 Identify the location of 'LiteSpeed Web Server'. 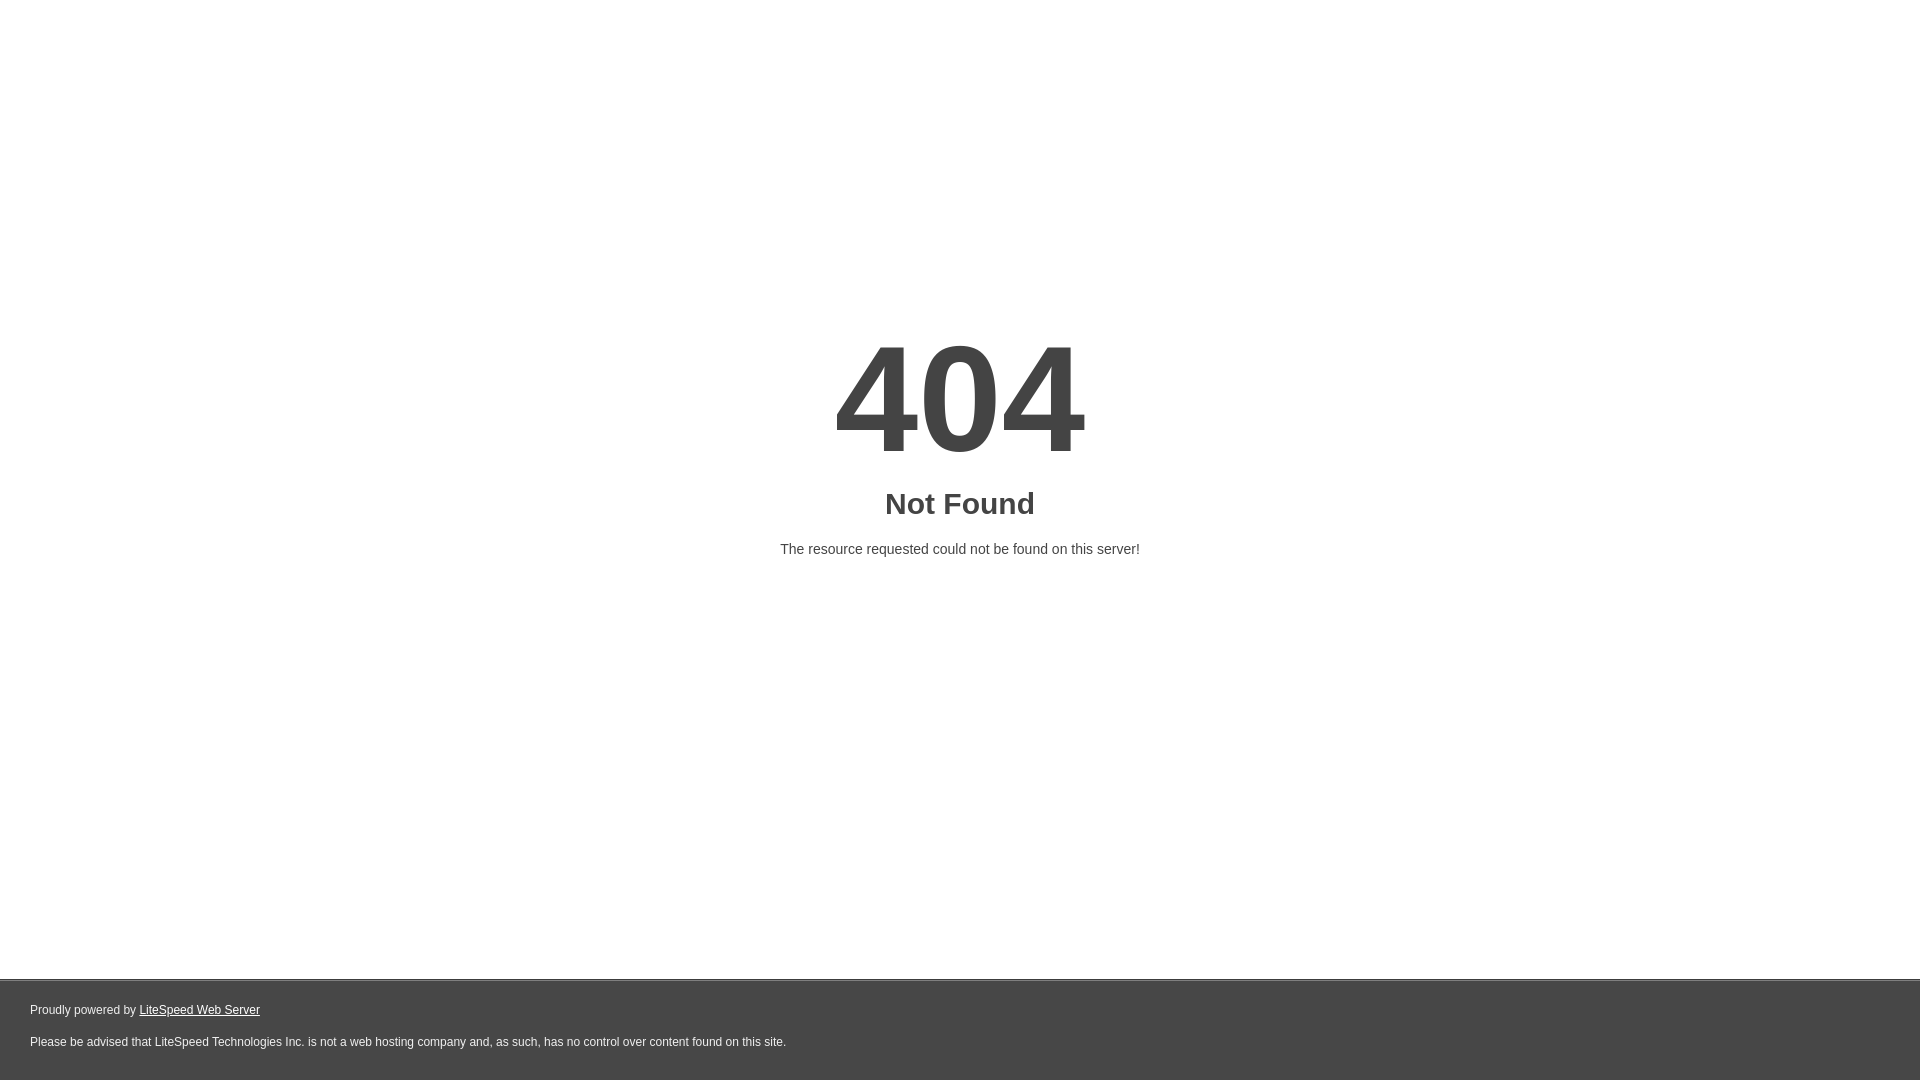
(199, 1010).